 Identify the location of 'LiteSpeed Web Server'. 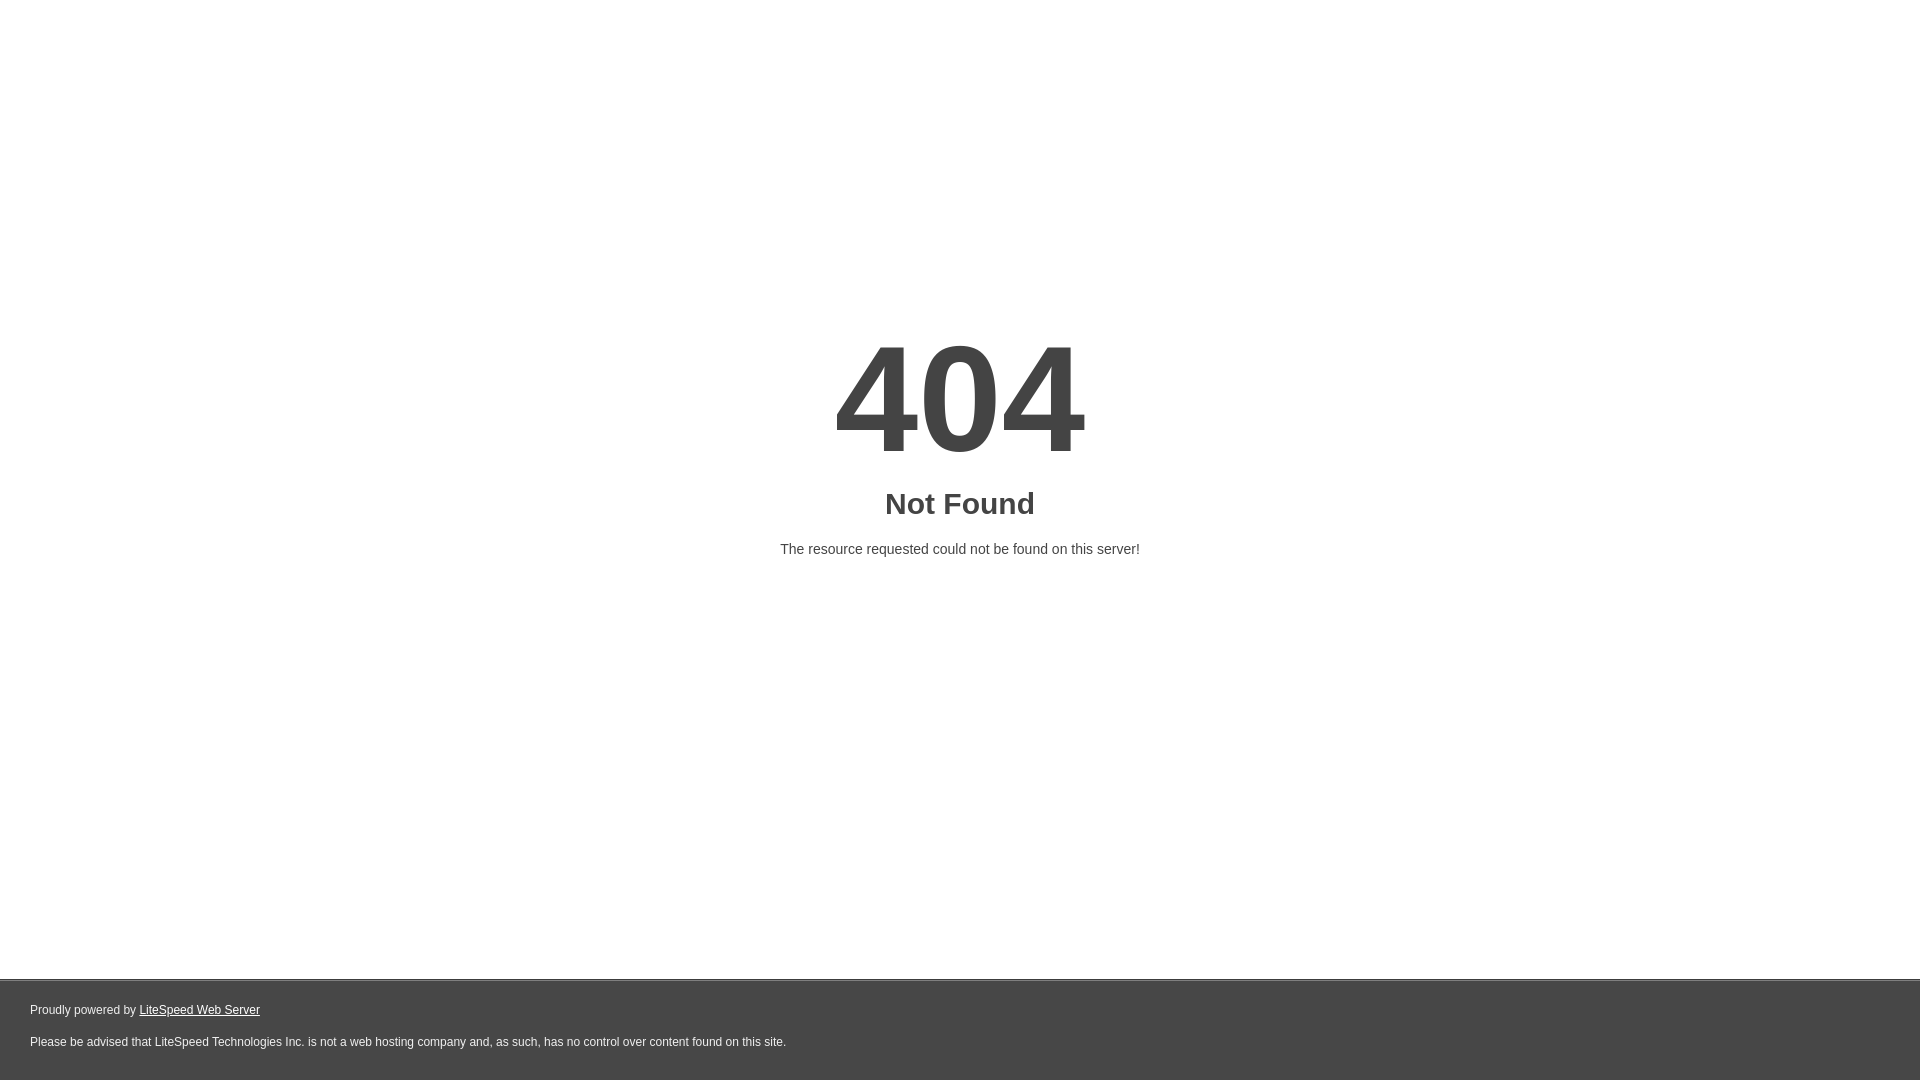
(199, 1010).